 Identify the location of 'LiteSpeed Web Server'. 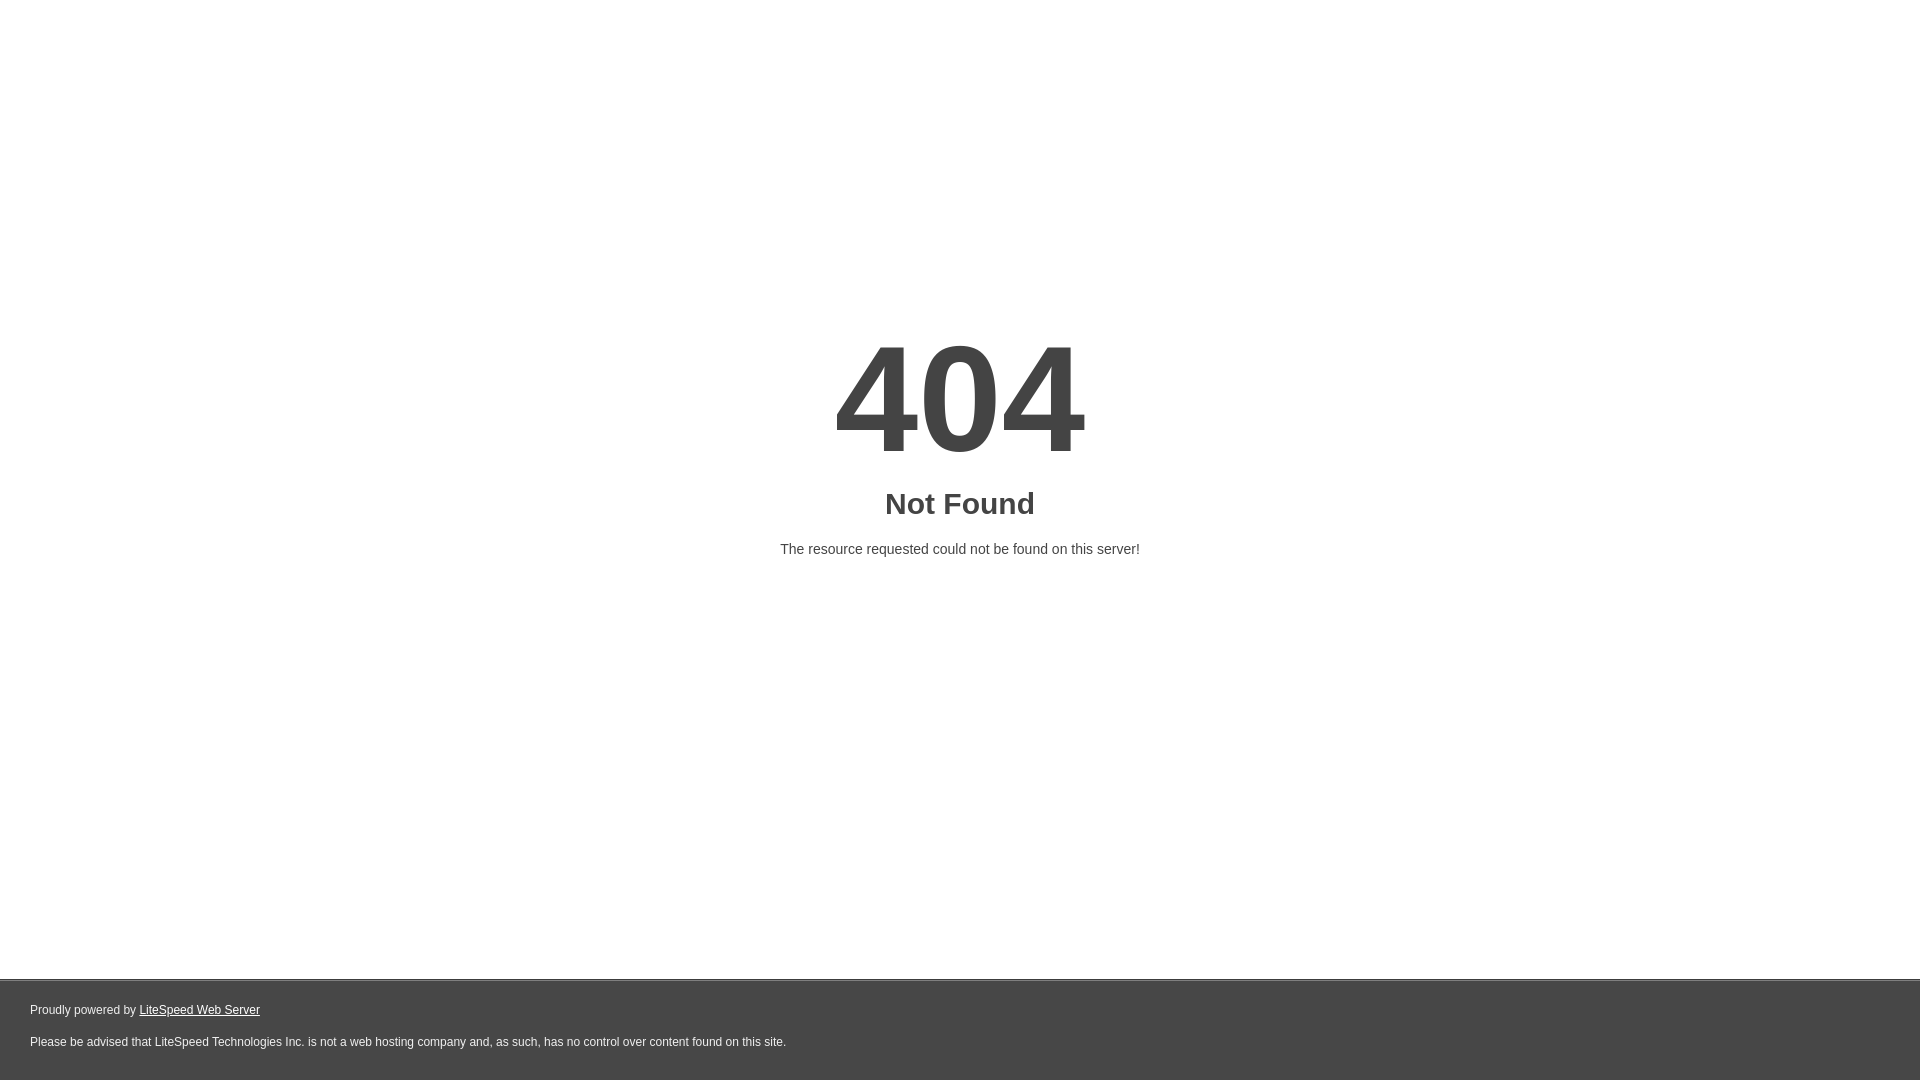
(199, 1010).